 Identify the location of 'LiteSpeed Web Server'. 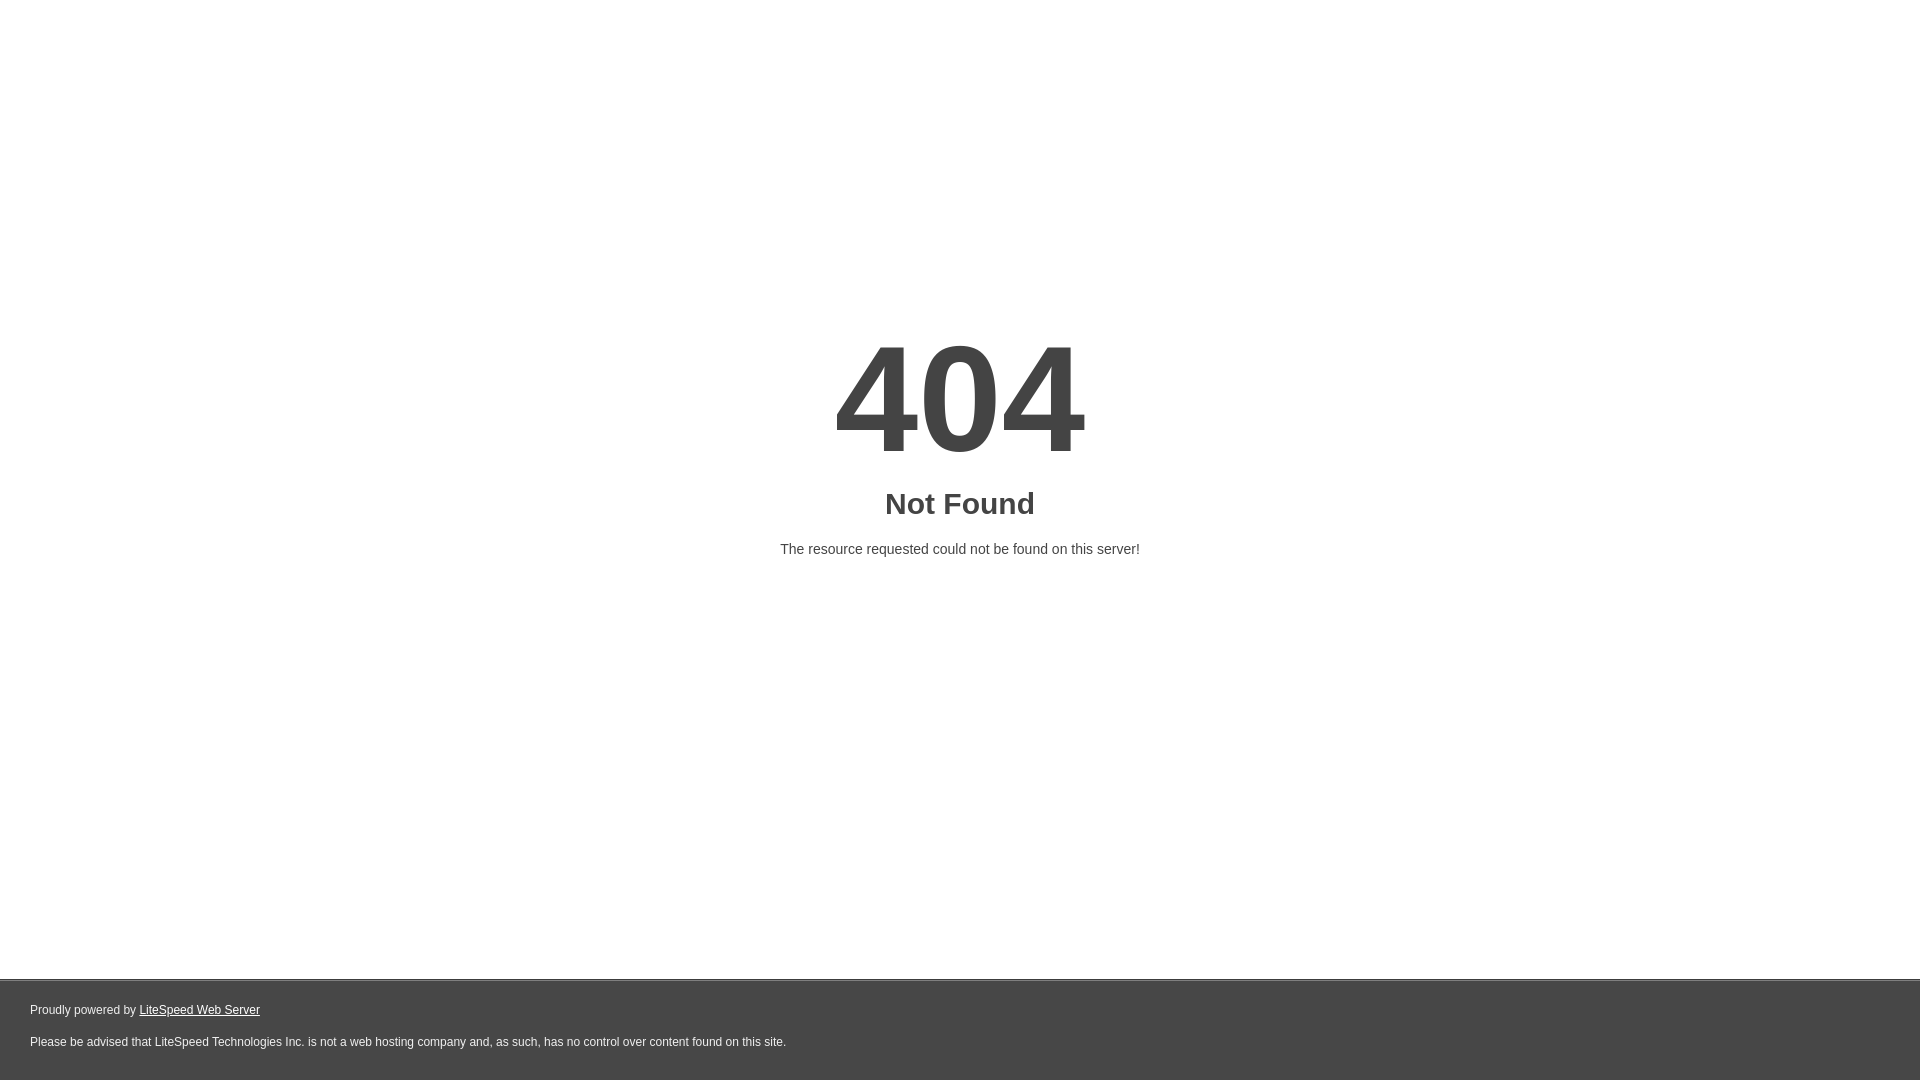
(199, 1010).